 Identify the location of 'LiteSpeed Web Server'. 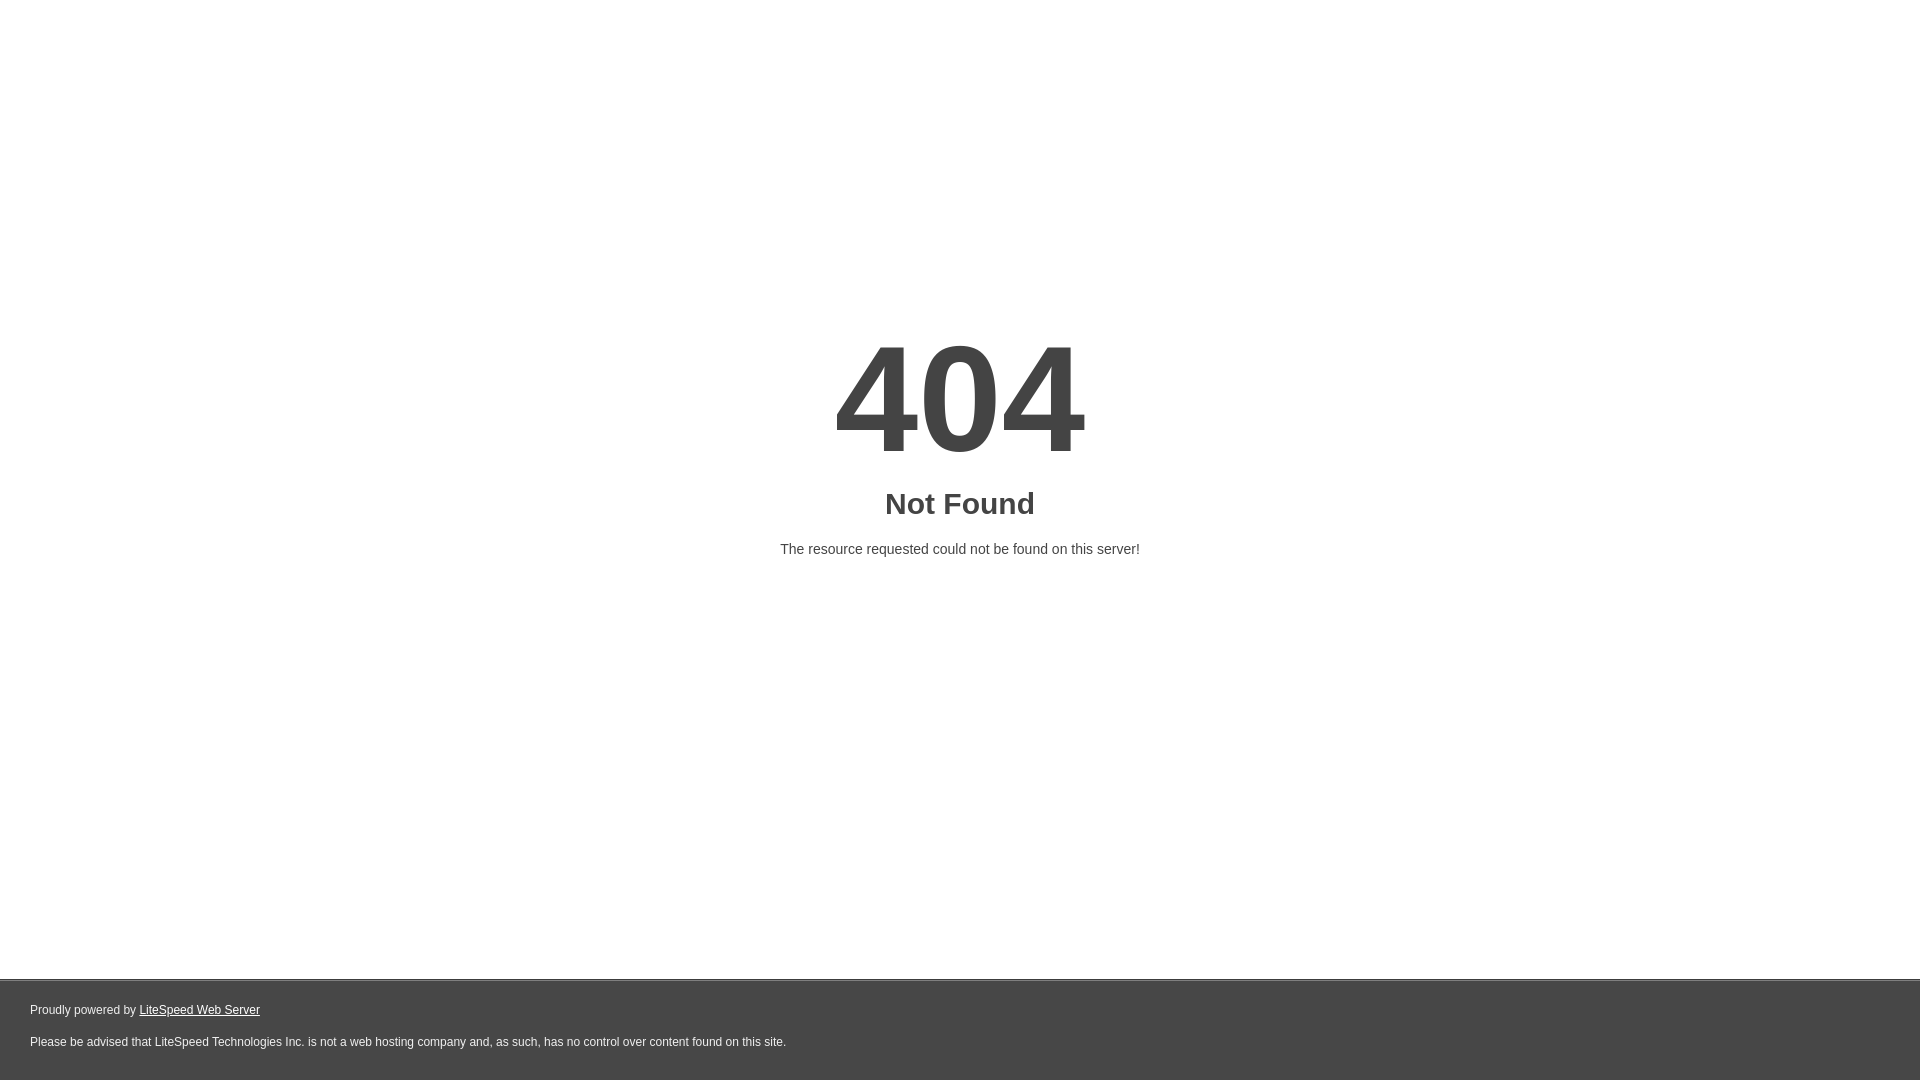
(199, 1010).